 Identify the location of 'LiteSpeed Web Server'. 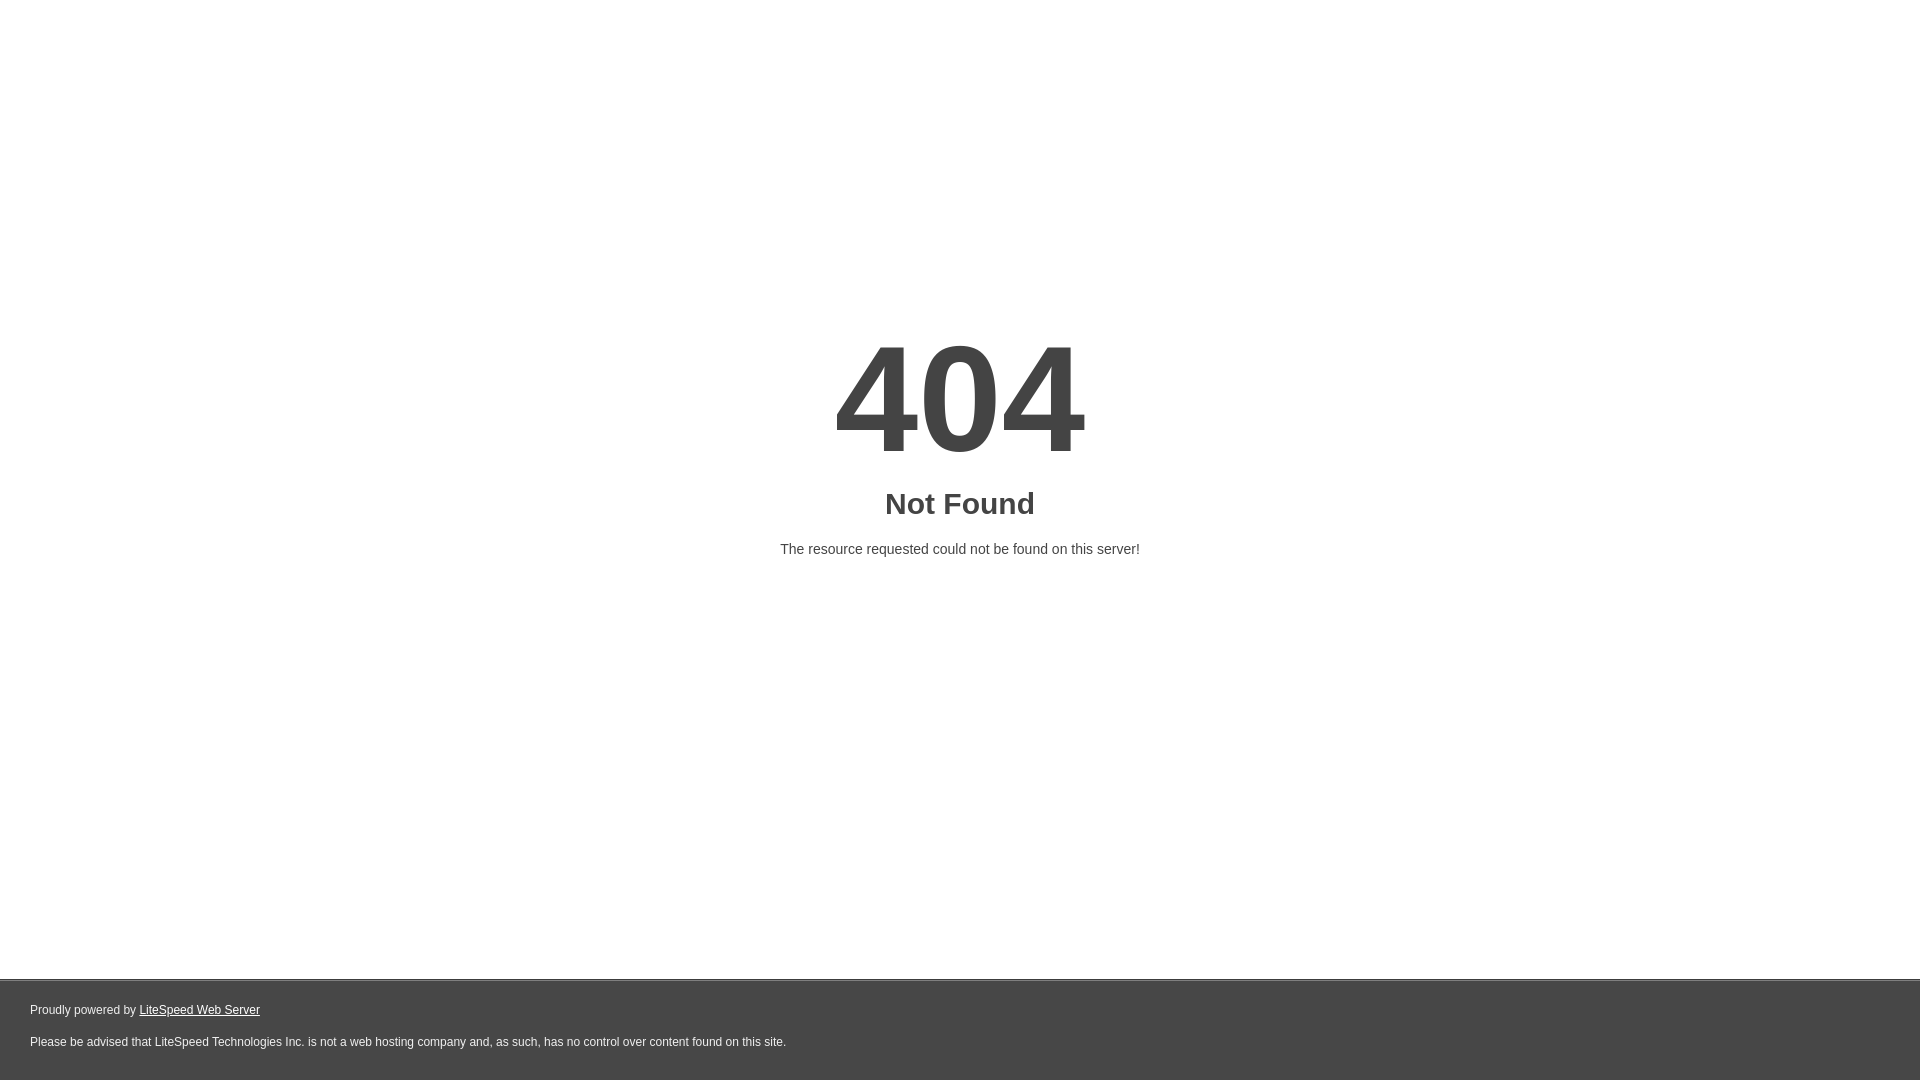
(199, 1010).